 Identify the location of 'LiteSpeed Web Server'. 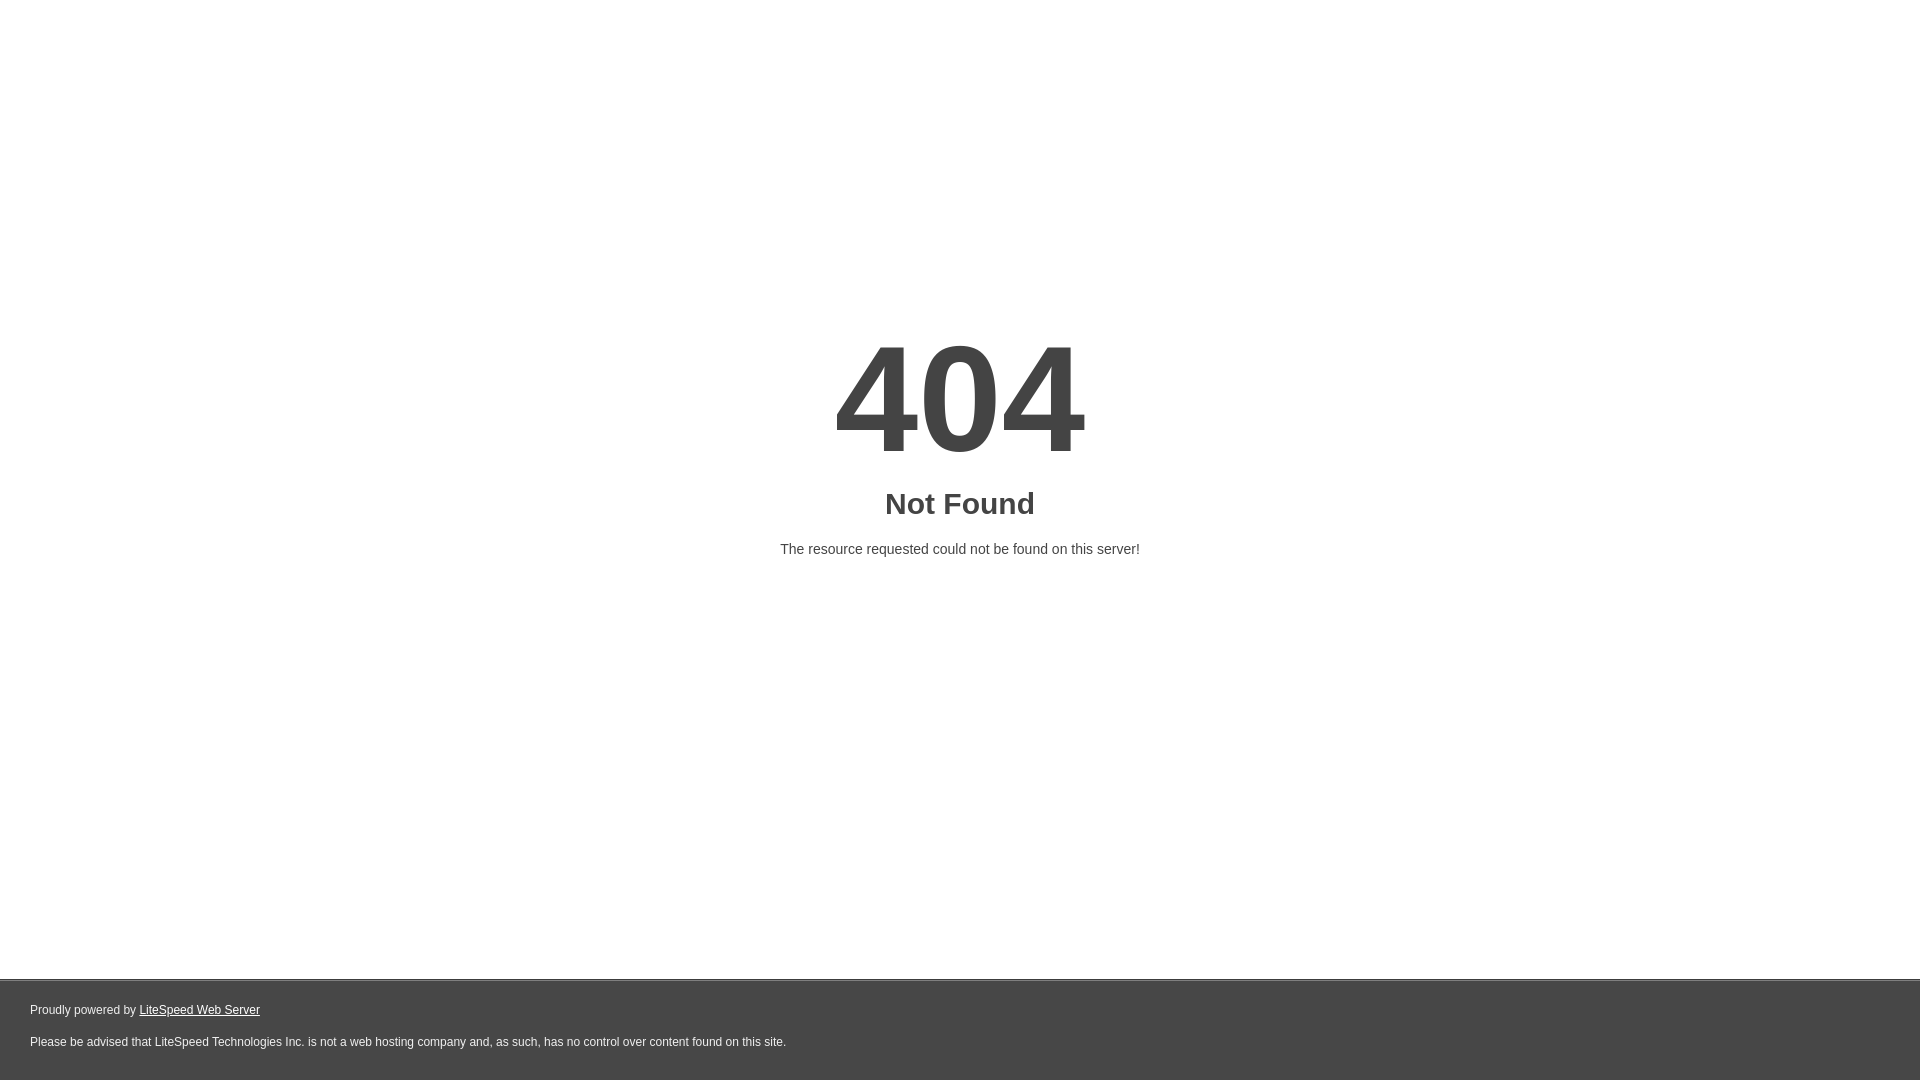
(199, 1010).